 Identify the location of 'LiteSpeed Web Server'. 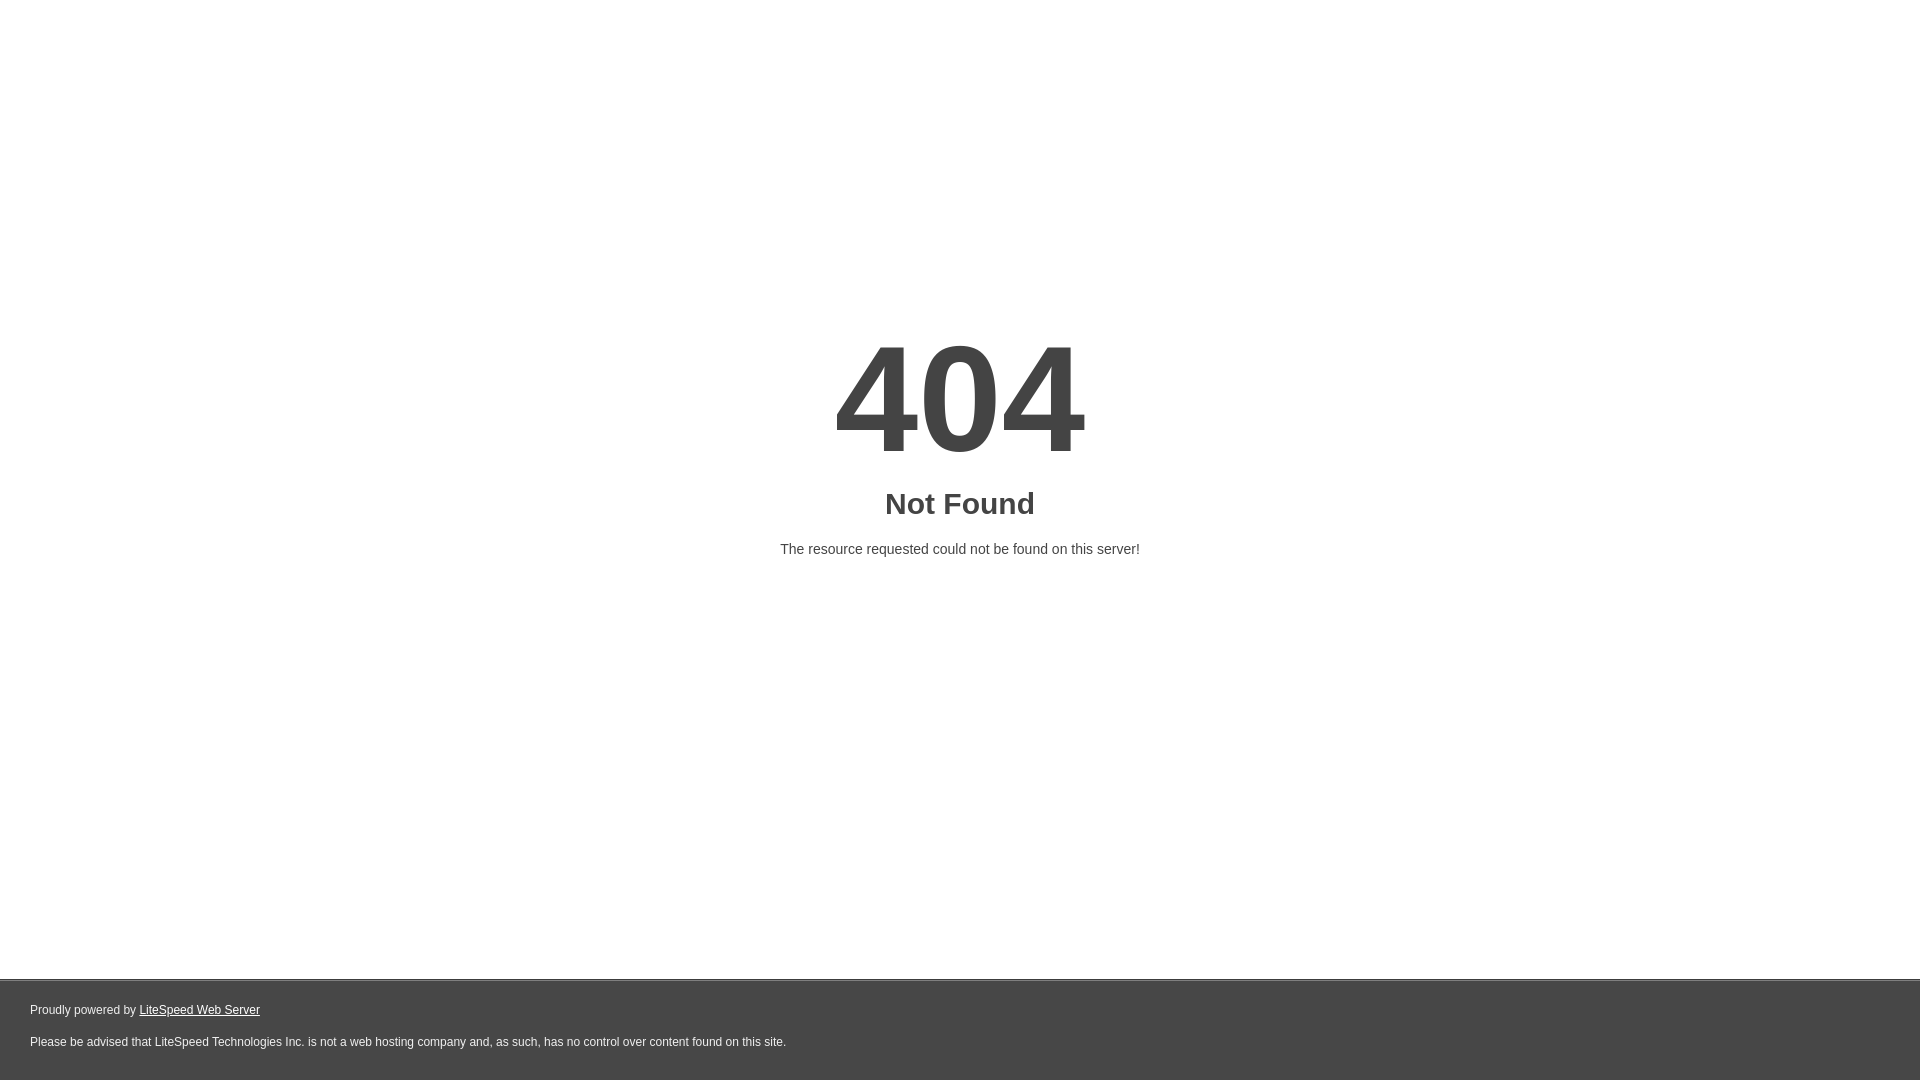
(199, 1010).